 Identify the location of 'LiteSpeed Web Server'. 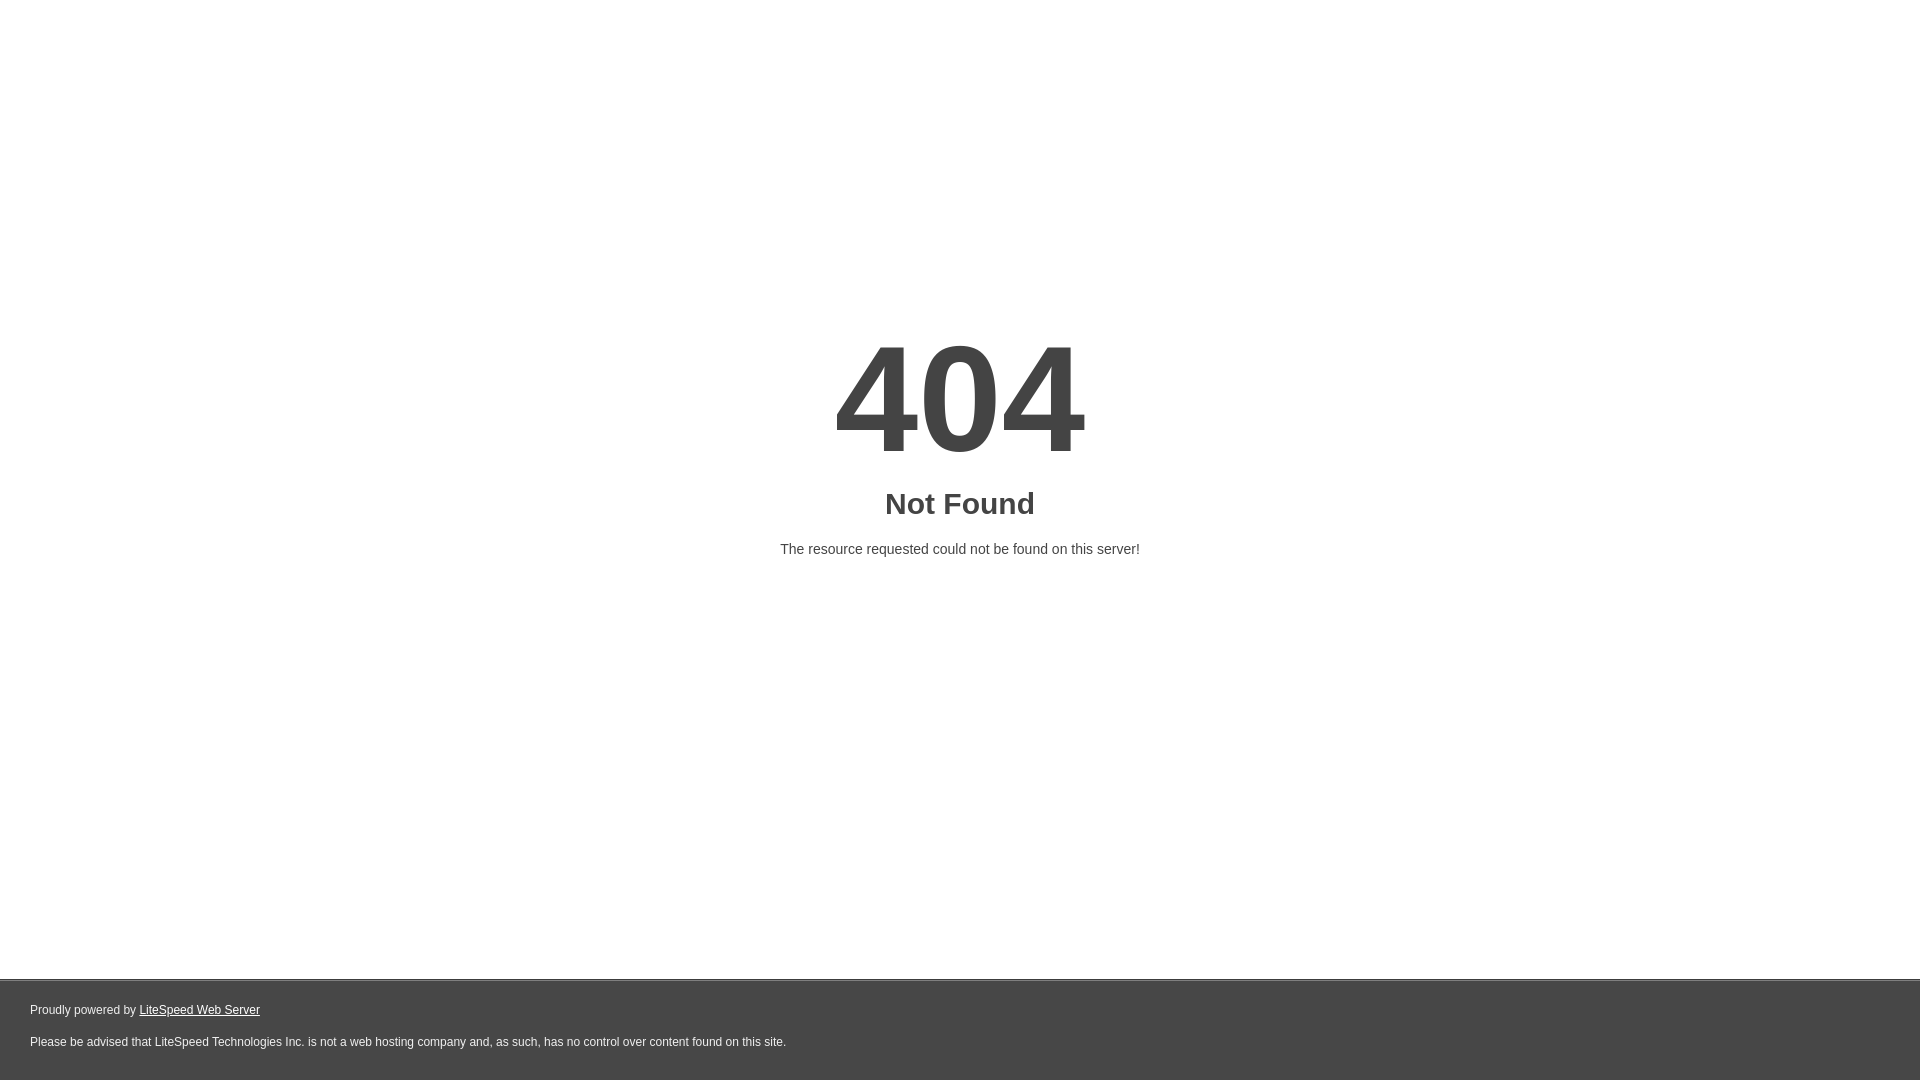
(199, 1010).